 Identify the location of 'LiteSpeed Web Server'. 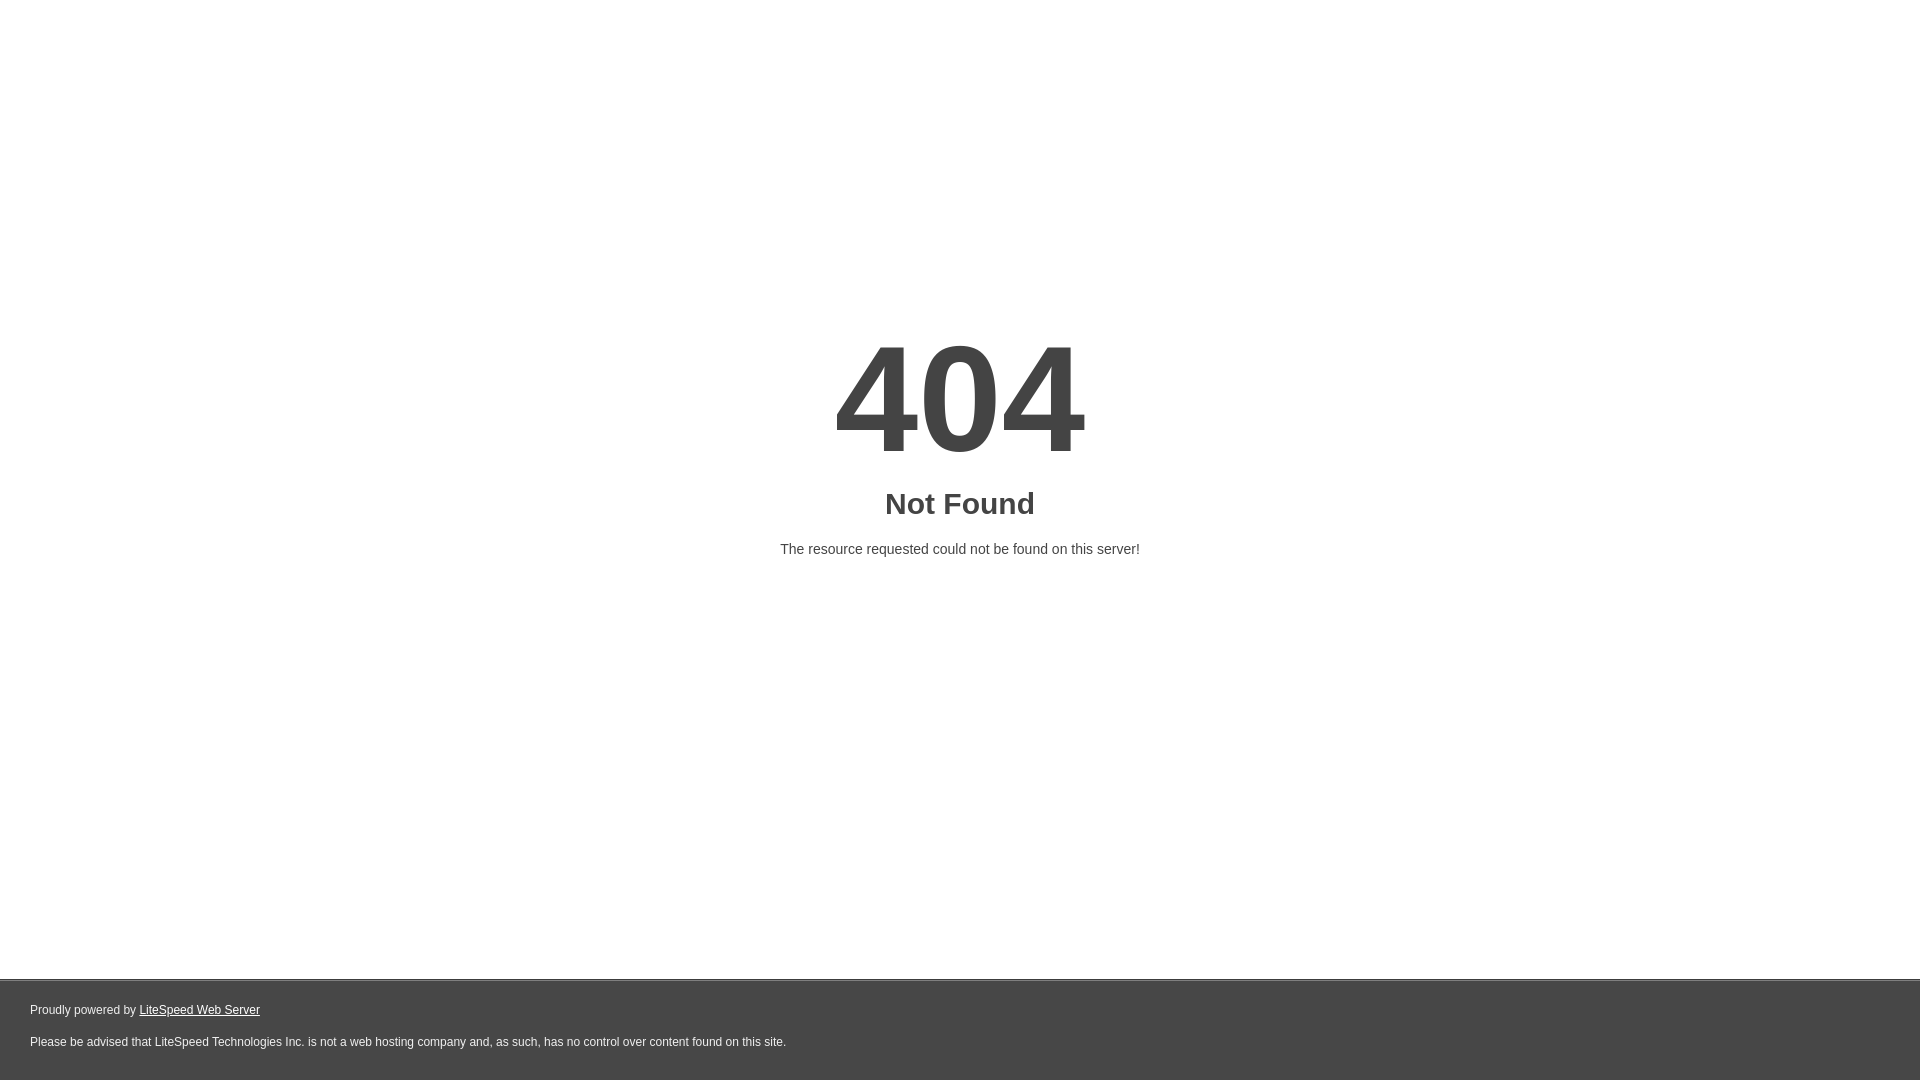
(199, 1010).